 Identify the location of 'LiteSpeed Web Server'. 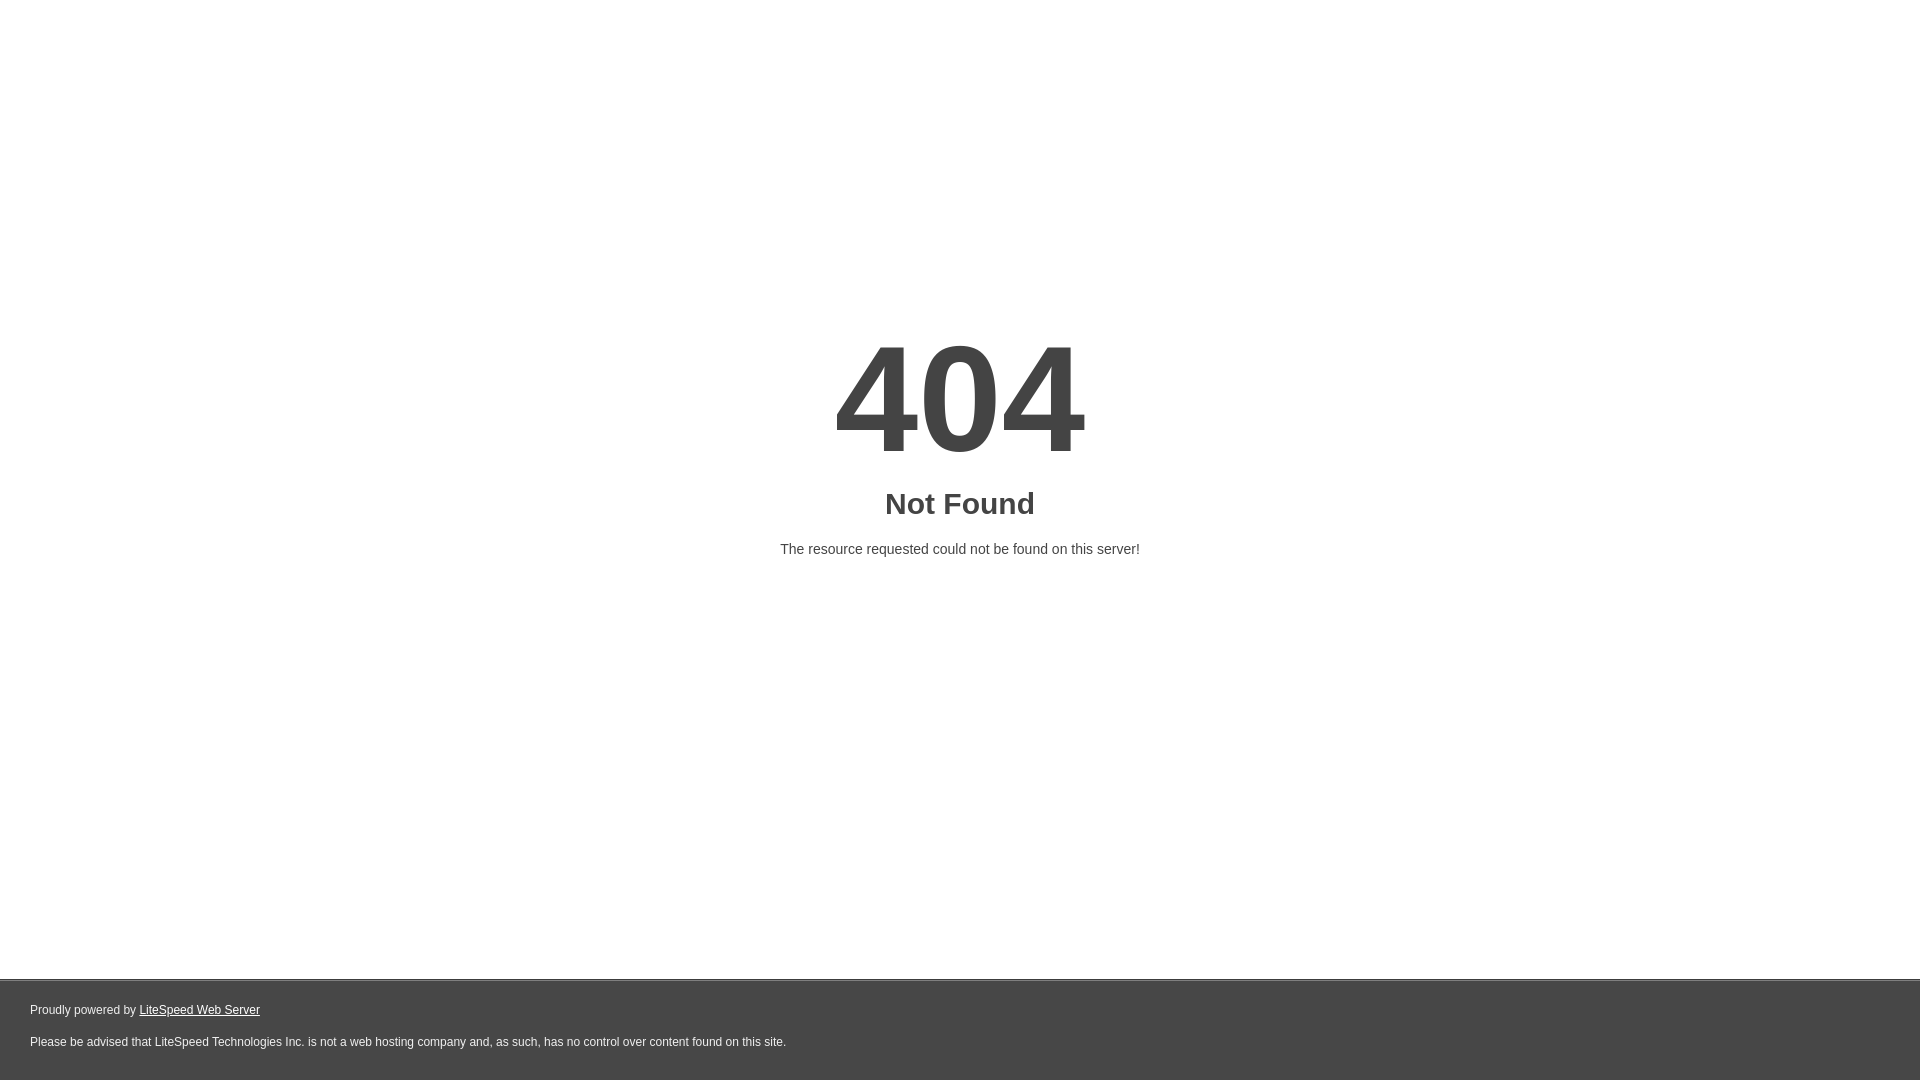
(199, 1010).